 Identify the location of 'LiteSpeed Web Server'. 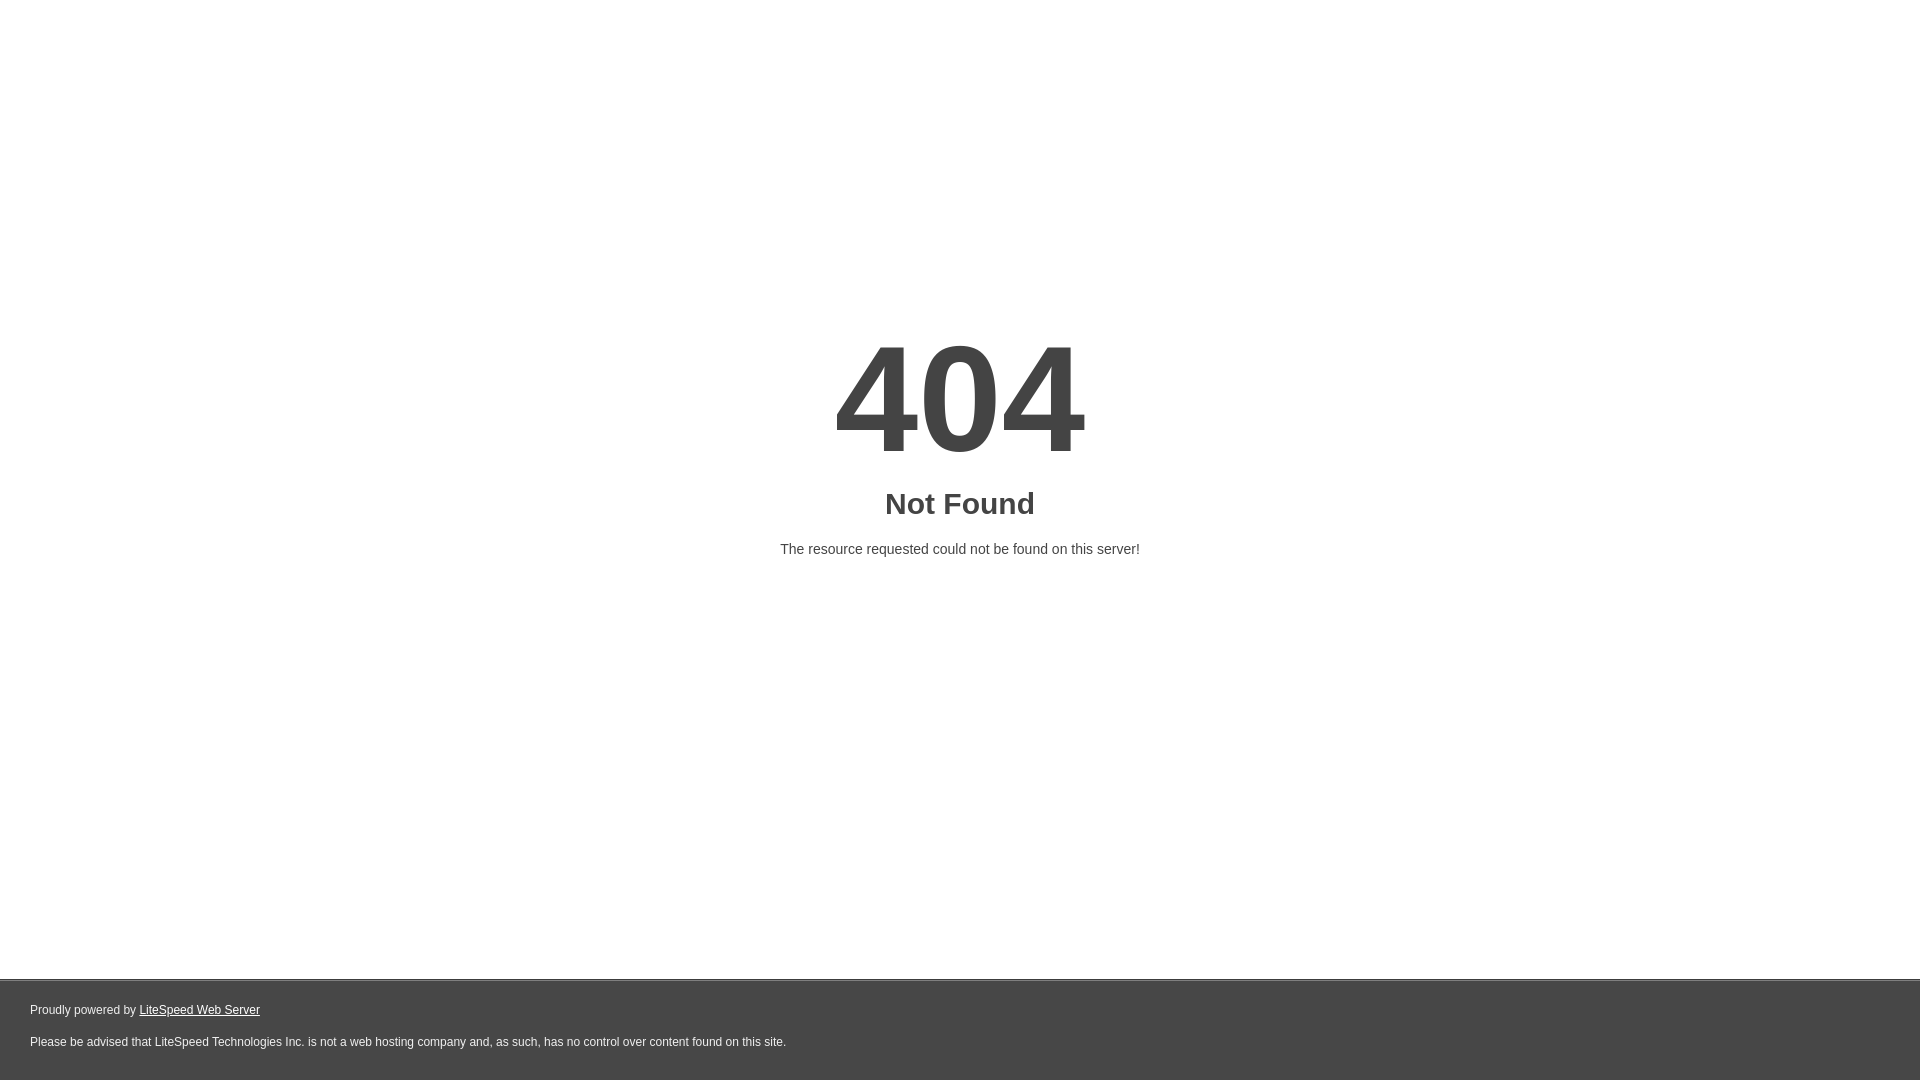
(199, 1010).